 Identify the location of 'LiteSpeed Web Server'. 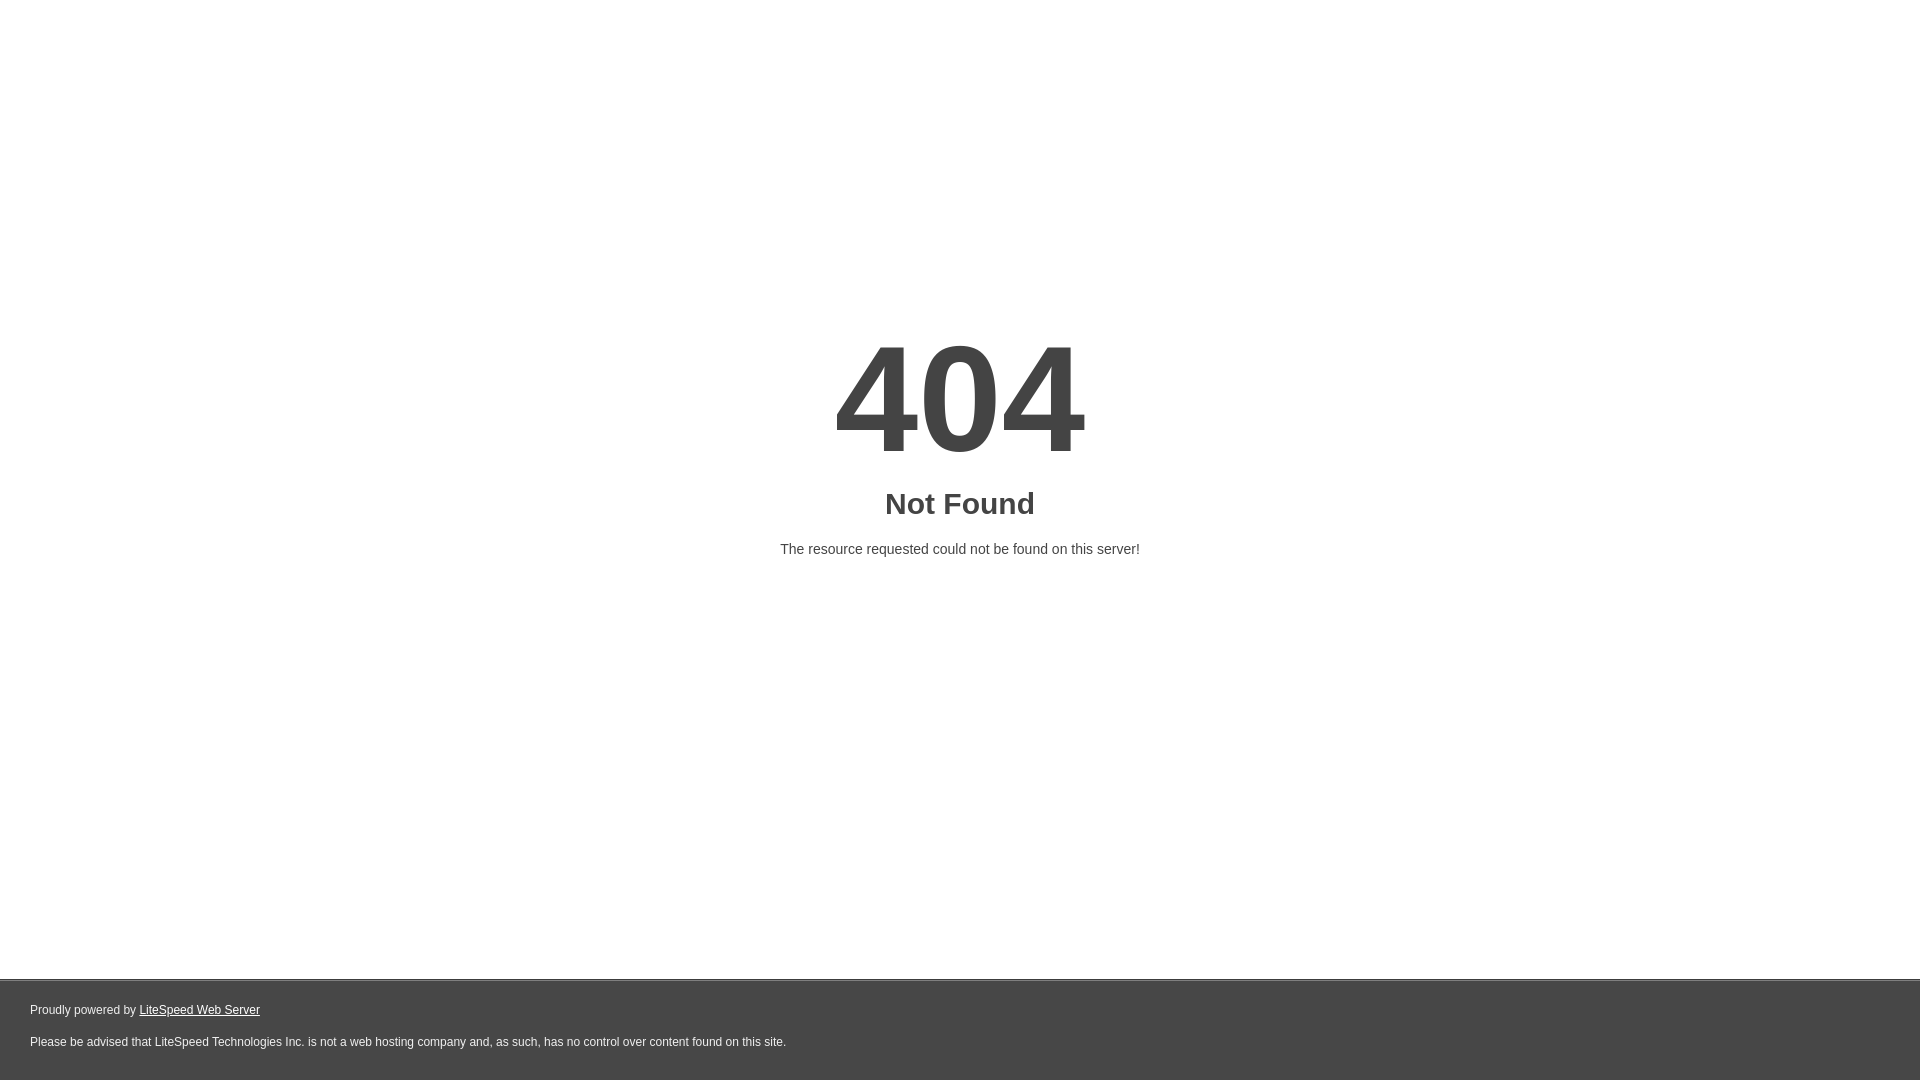
(199, 1010).